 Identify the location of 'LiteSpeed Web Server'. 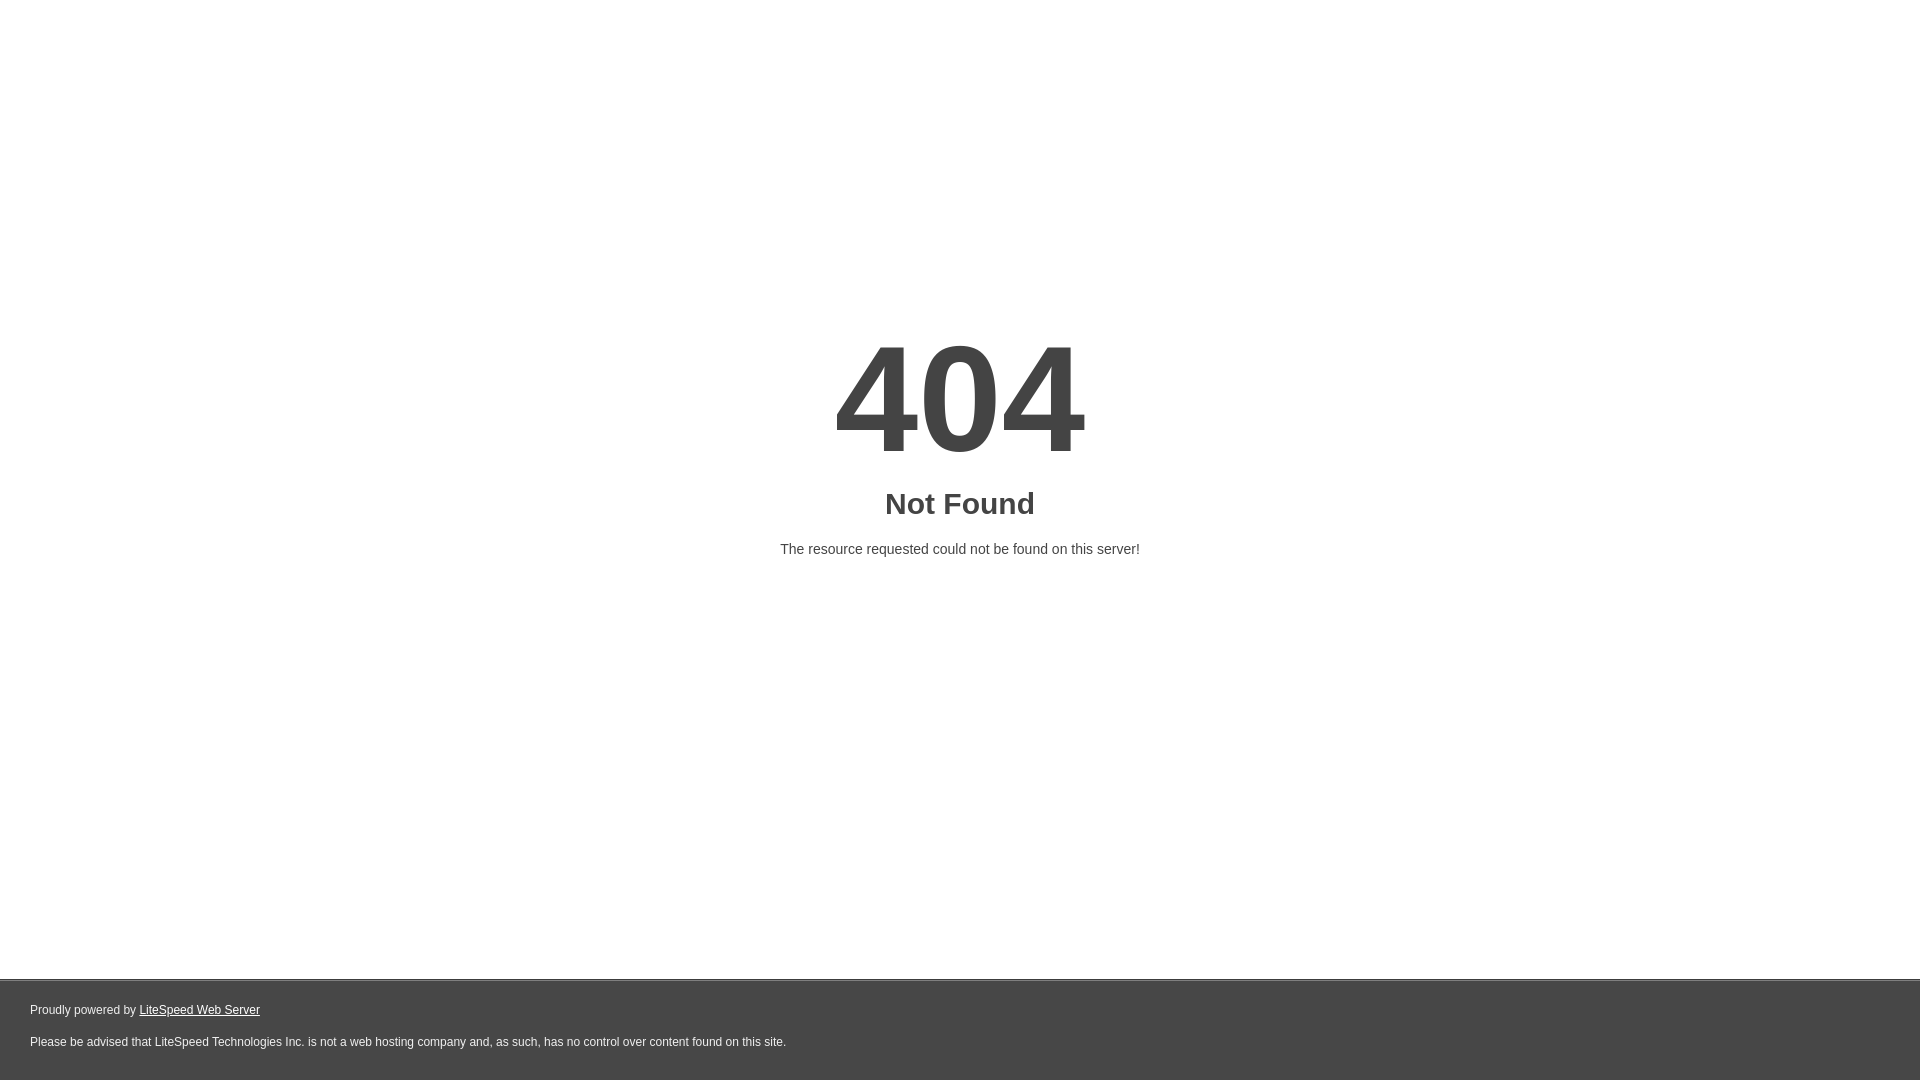
(199, 1010).